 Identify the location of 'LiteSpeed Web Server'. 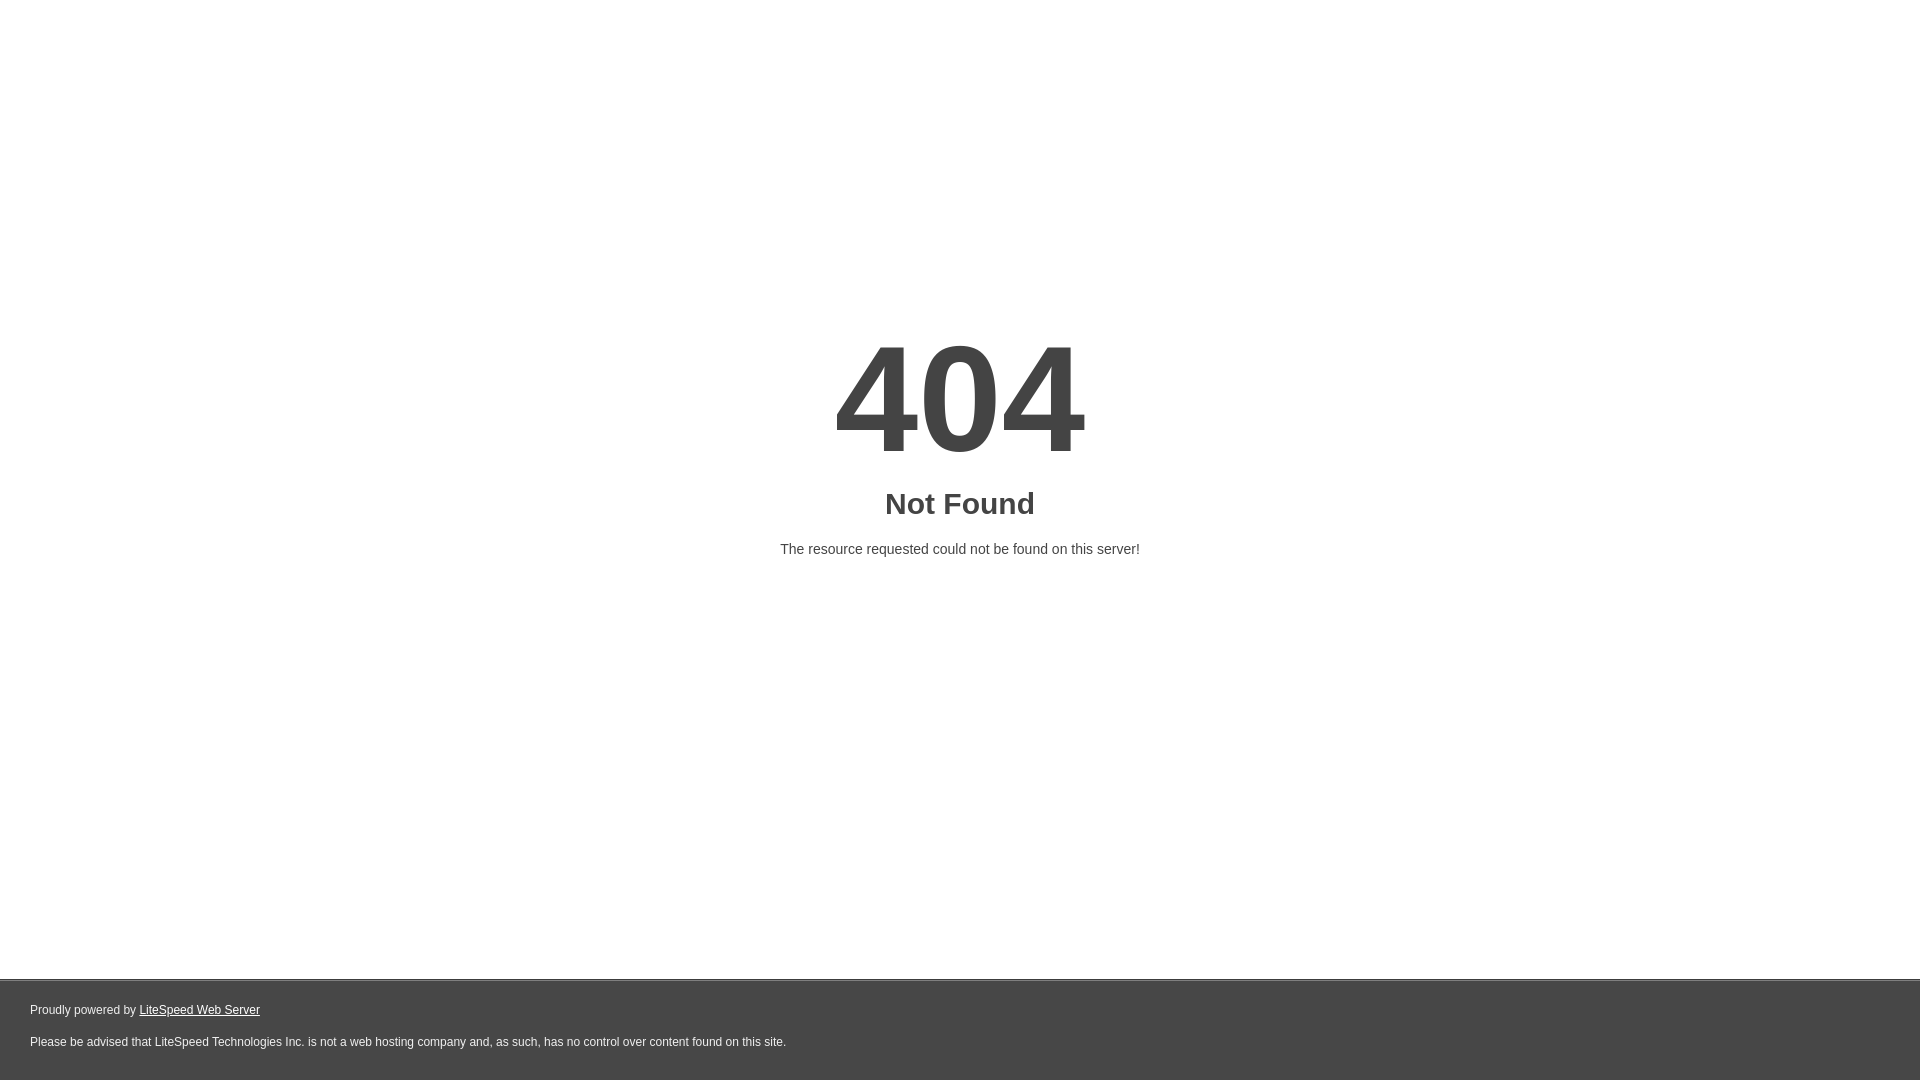
(199, 1010).